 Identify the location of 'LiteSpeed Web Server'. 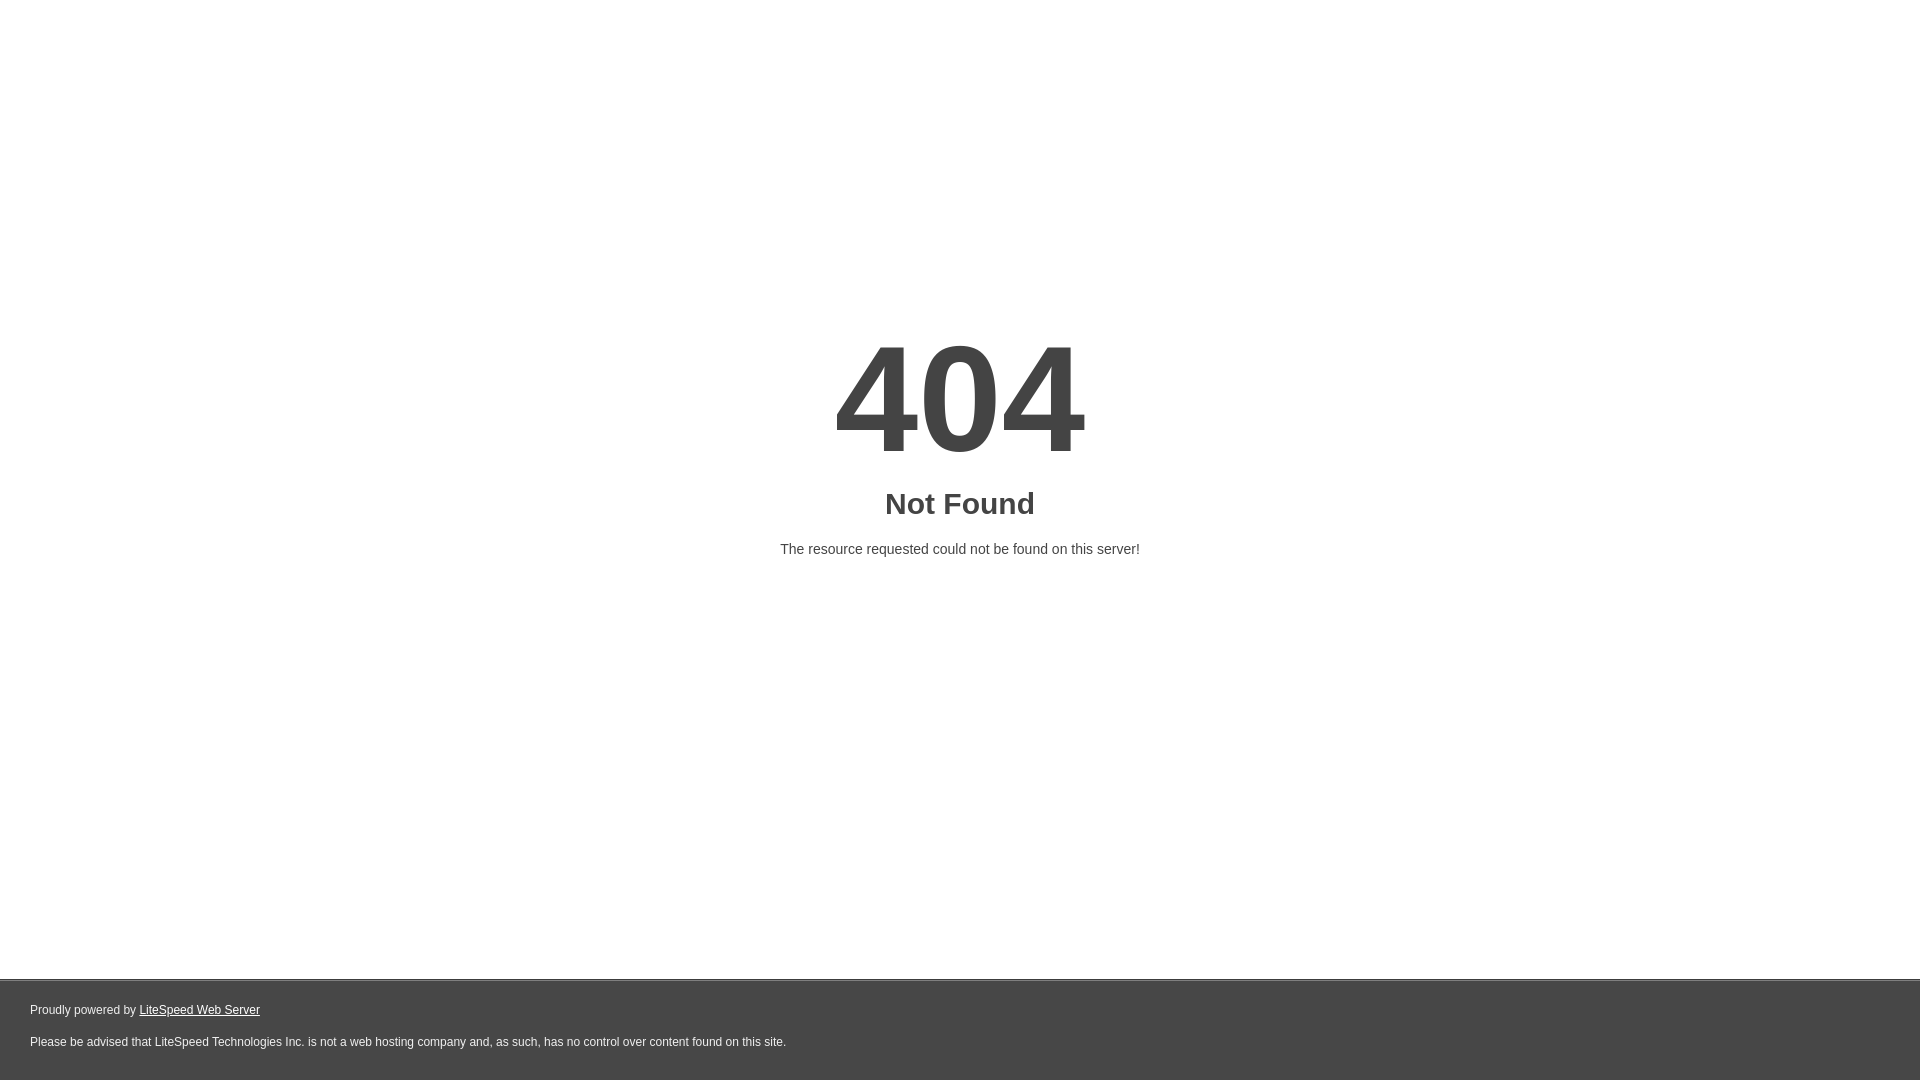
(199, 1010).